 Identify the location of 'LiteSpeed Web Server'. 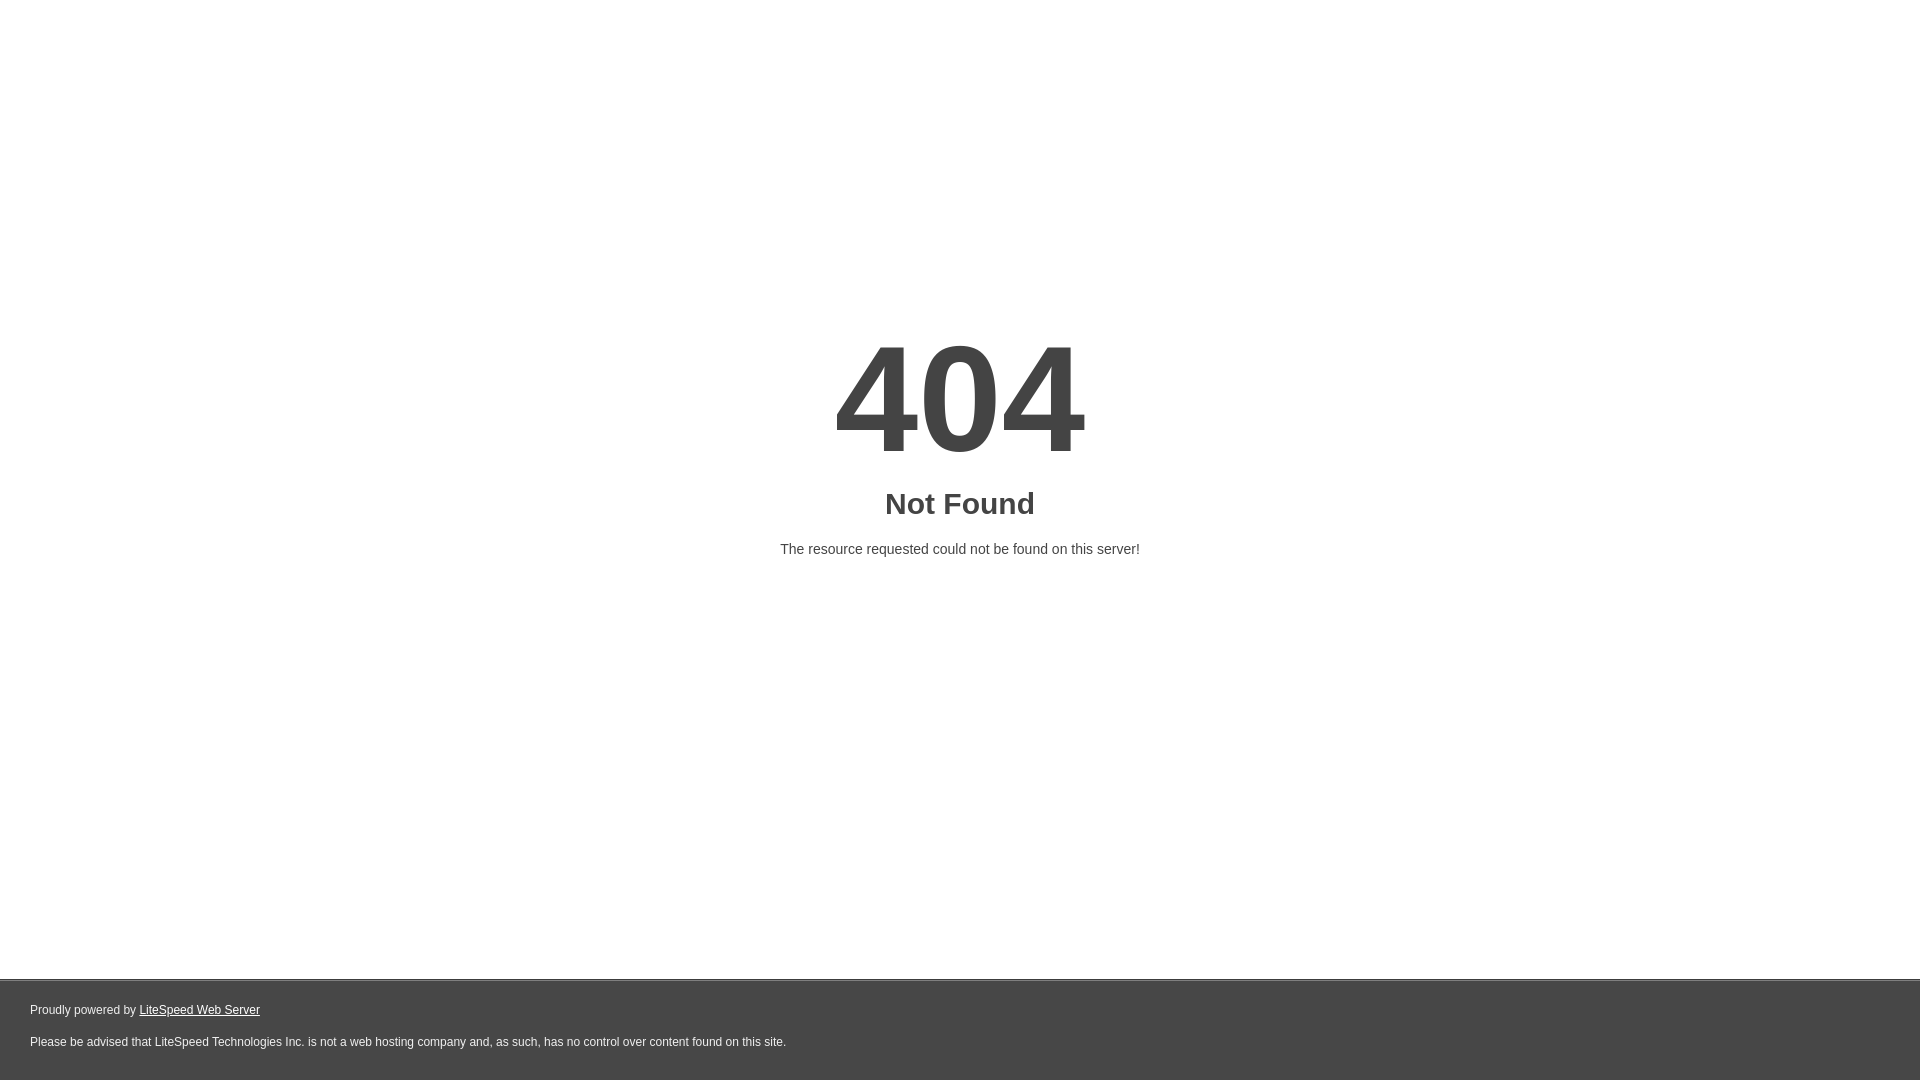
(199, 1010).